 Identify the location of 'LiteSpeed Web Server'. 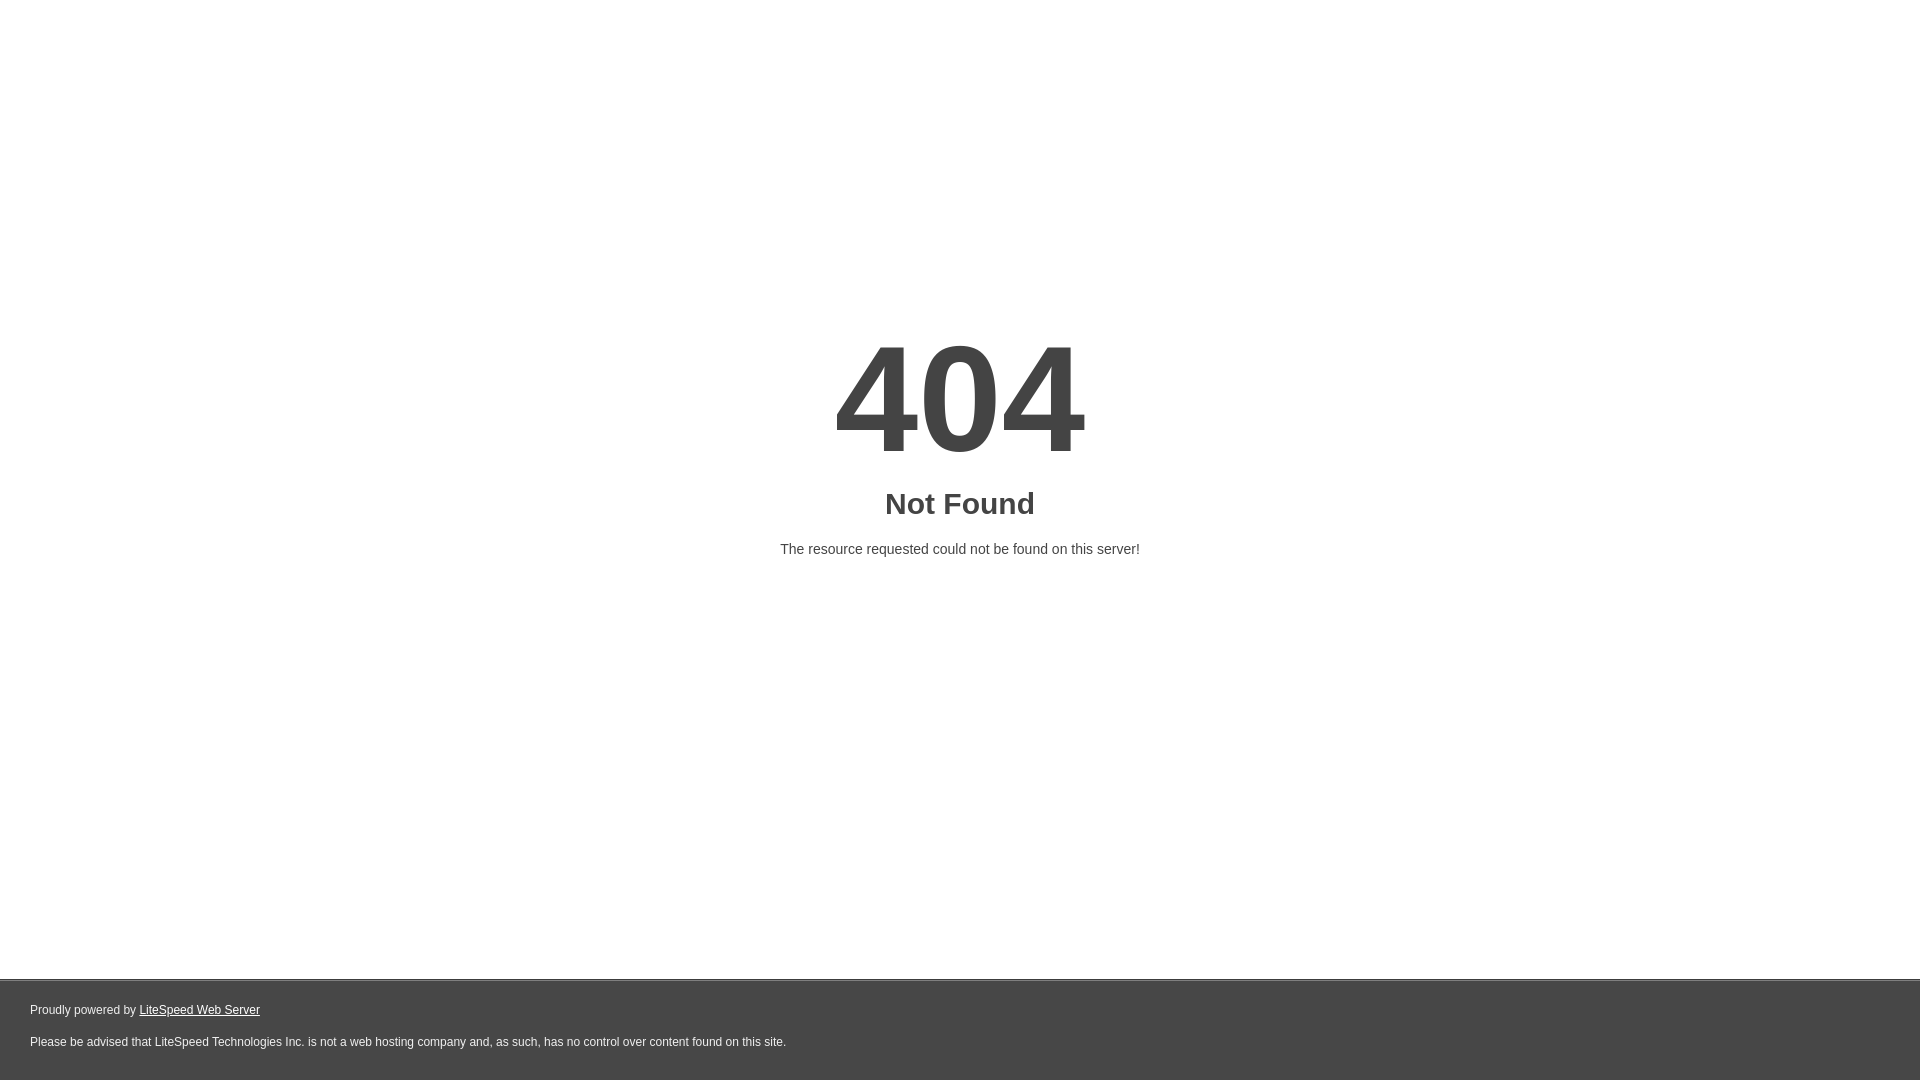
(199, 1010).